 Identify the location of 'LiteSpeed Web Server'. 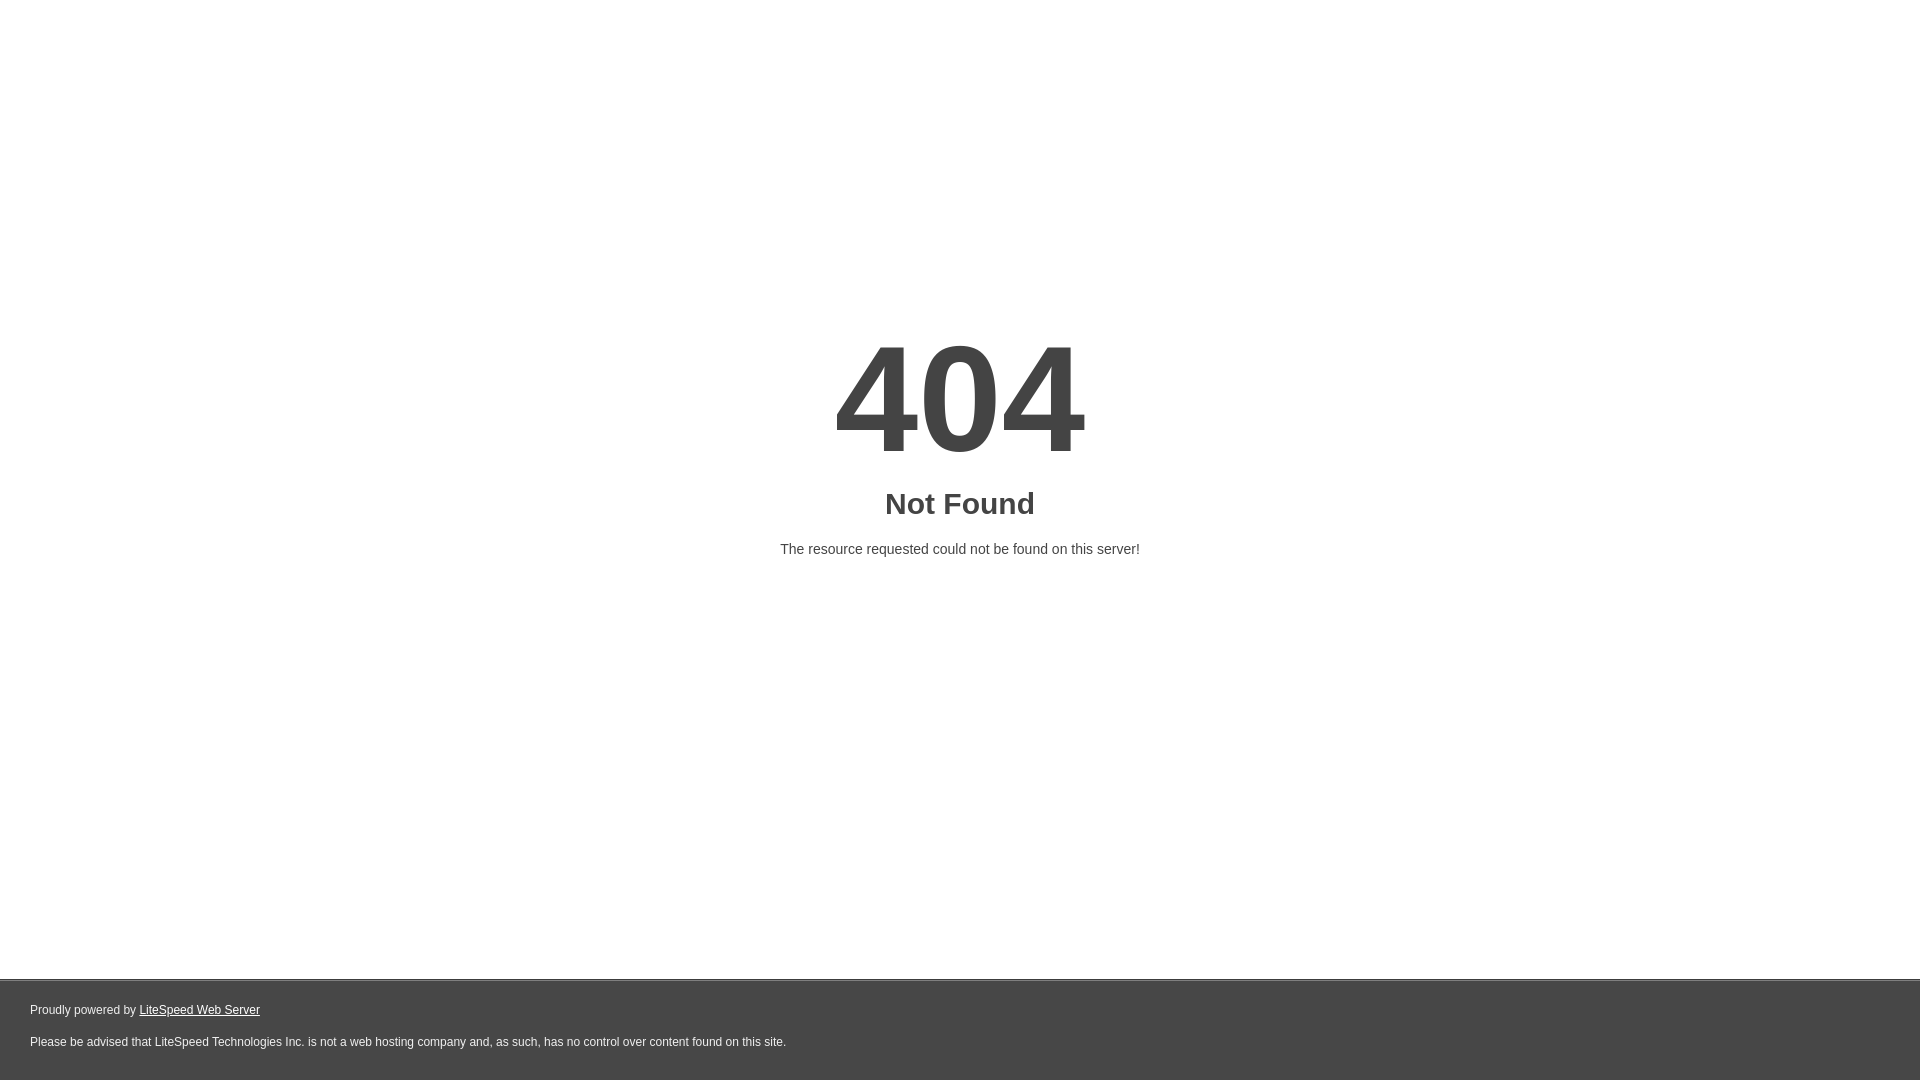
(199, 1010).